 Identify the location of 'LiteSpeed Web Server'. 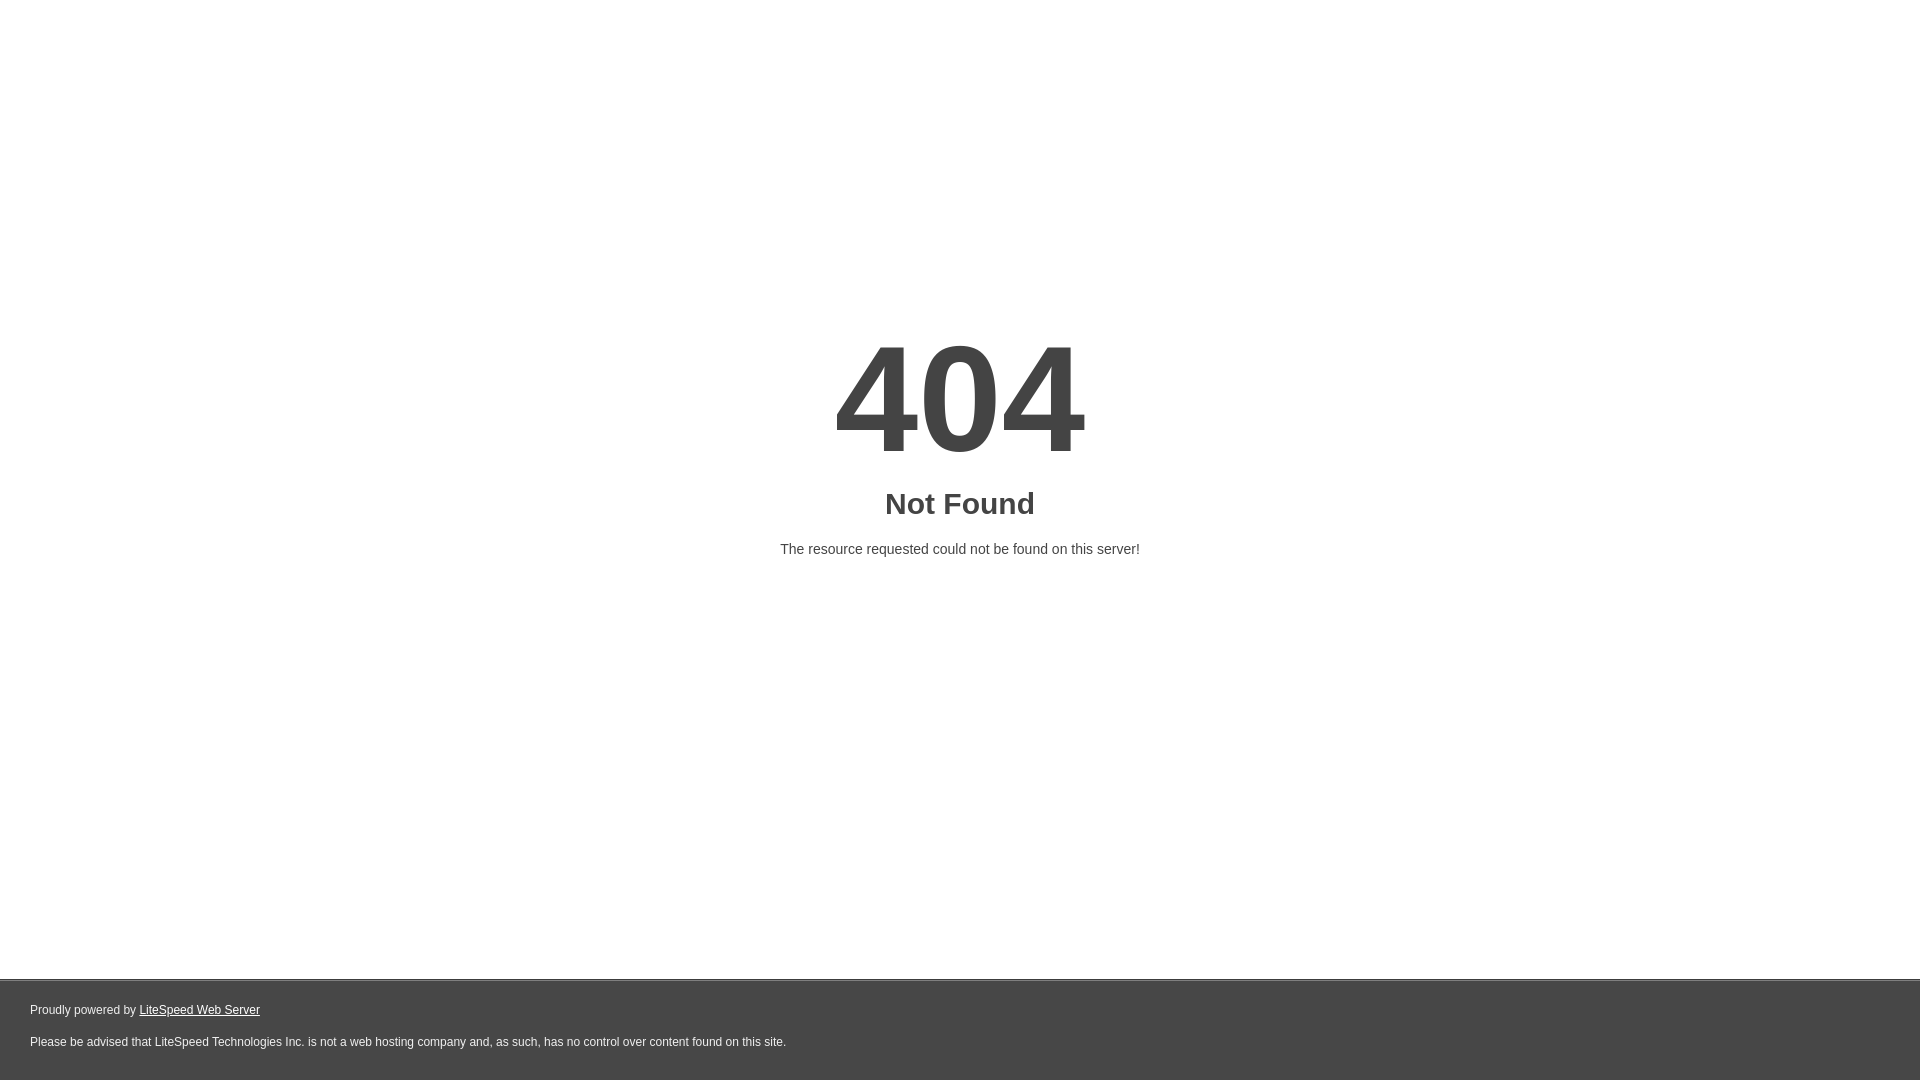
(199, 1010).